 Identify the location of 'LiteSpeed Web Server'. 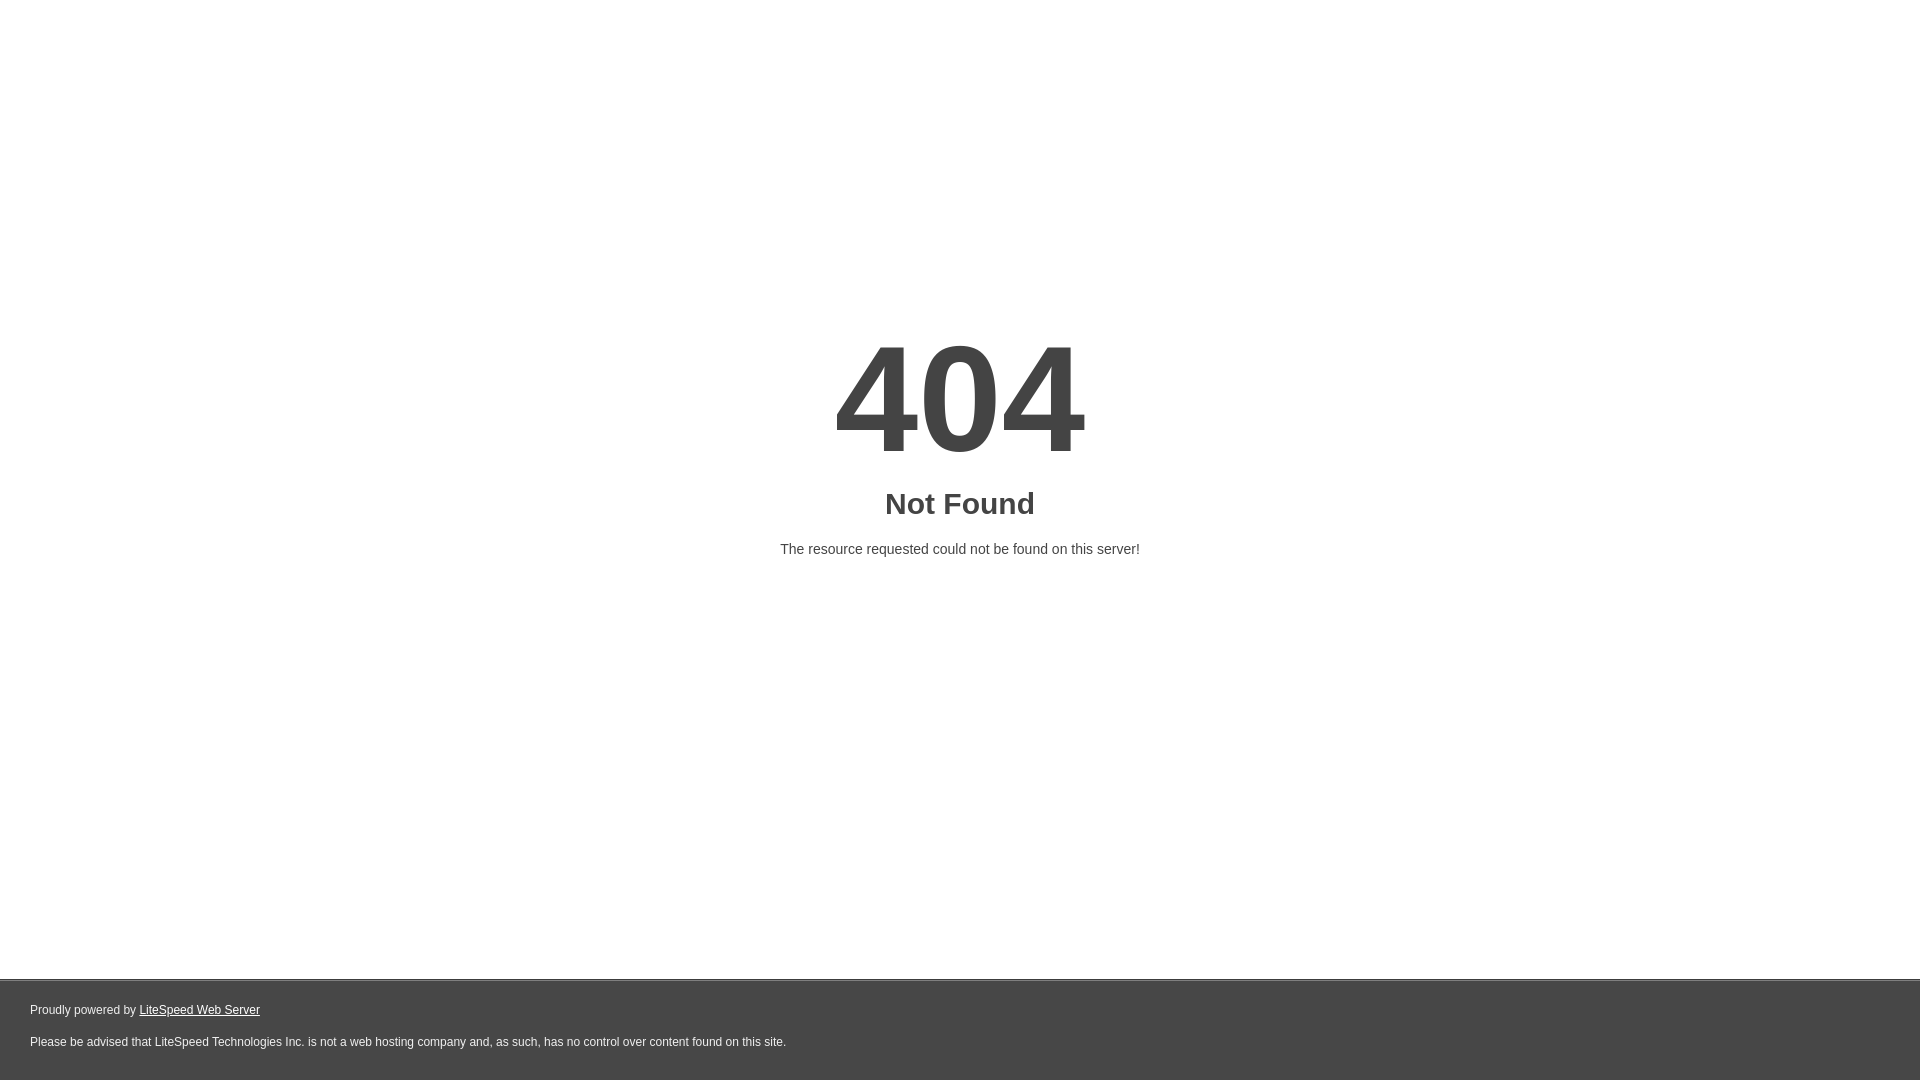
(199, 1010).